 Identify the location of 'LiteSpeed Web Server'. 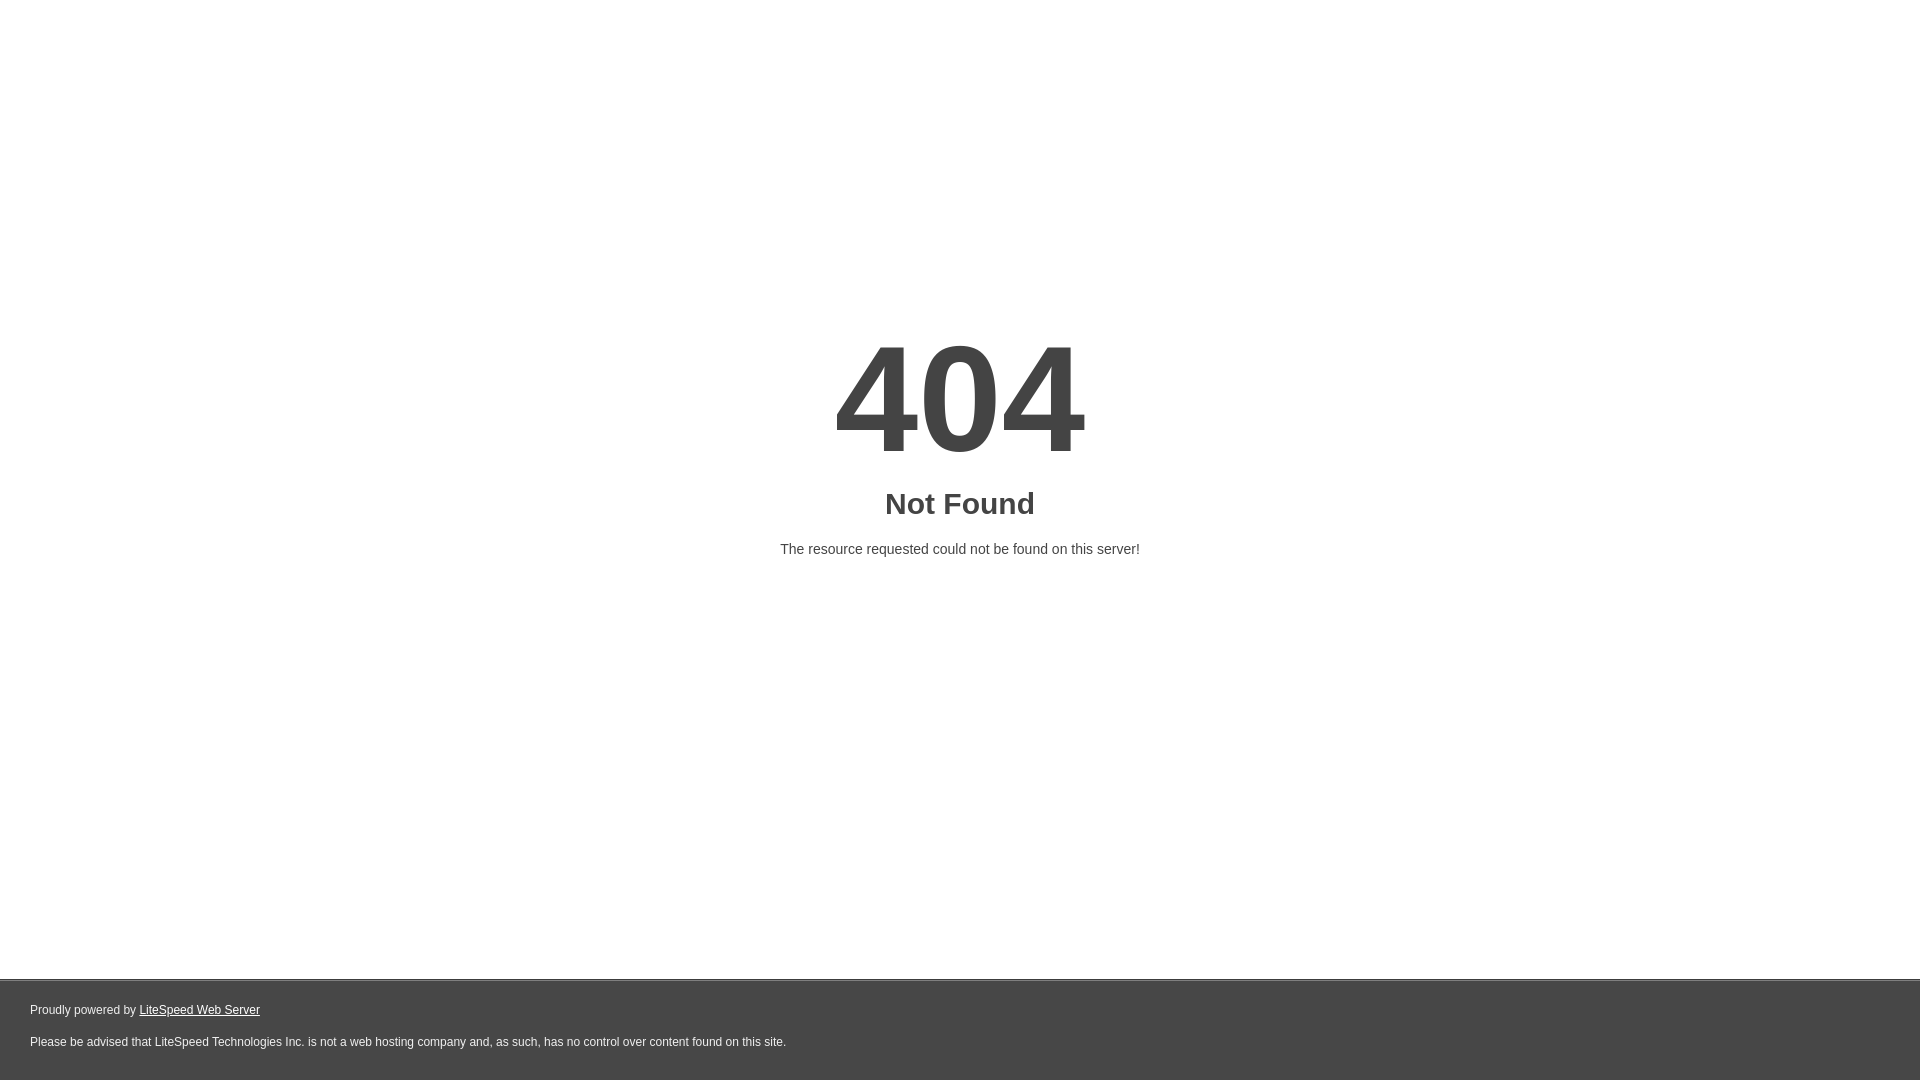
(199, 1010).